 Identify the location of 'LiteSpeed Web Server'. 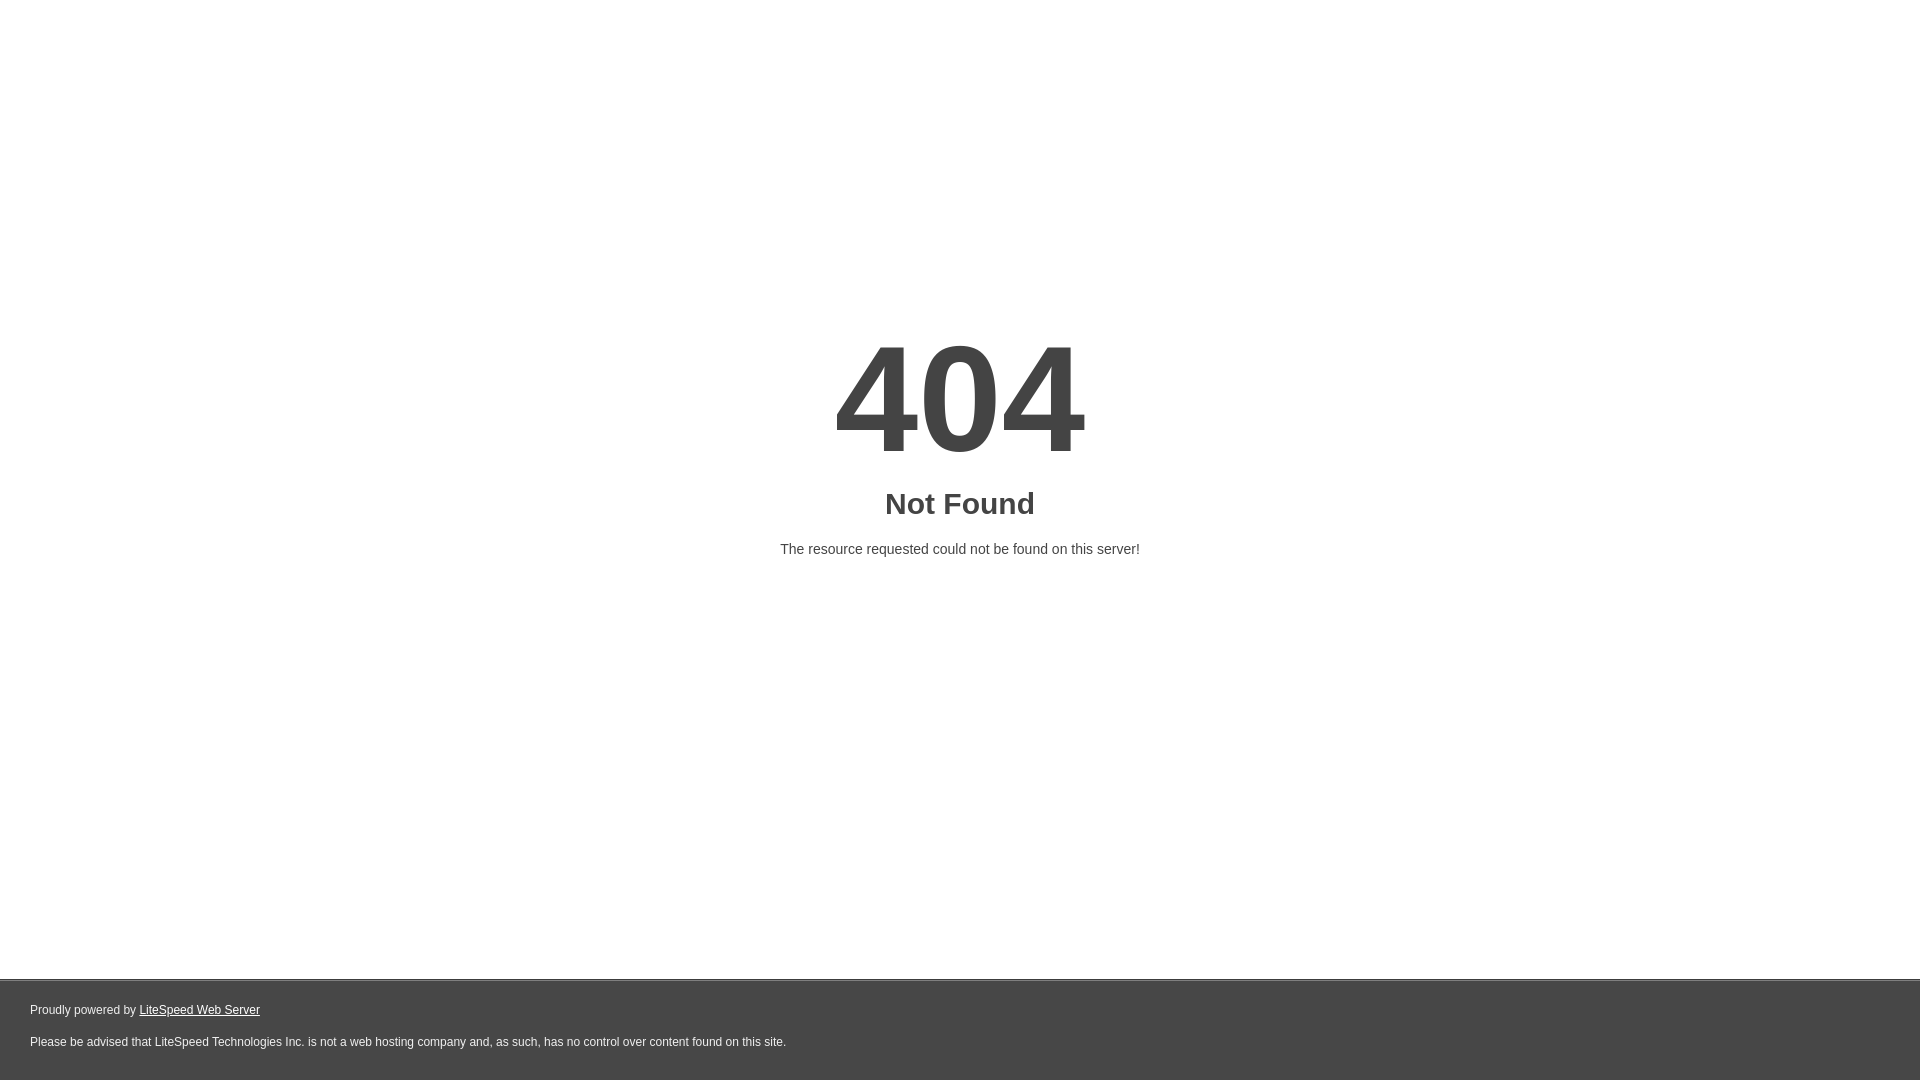
(199, 1010).